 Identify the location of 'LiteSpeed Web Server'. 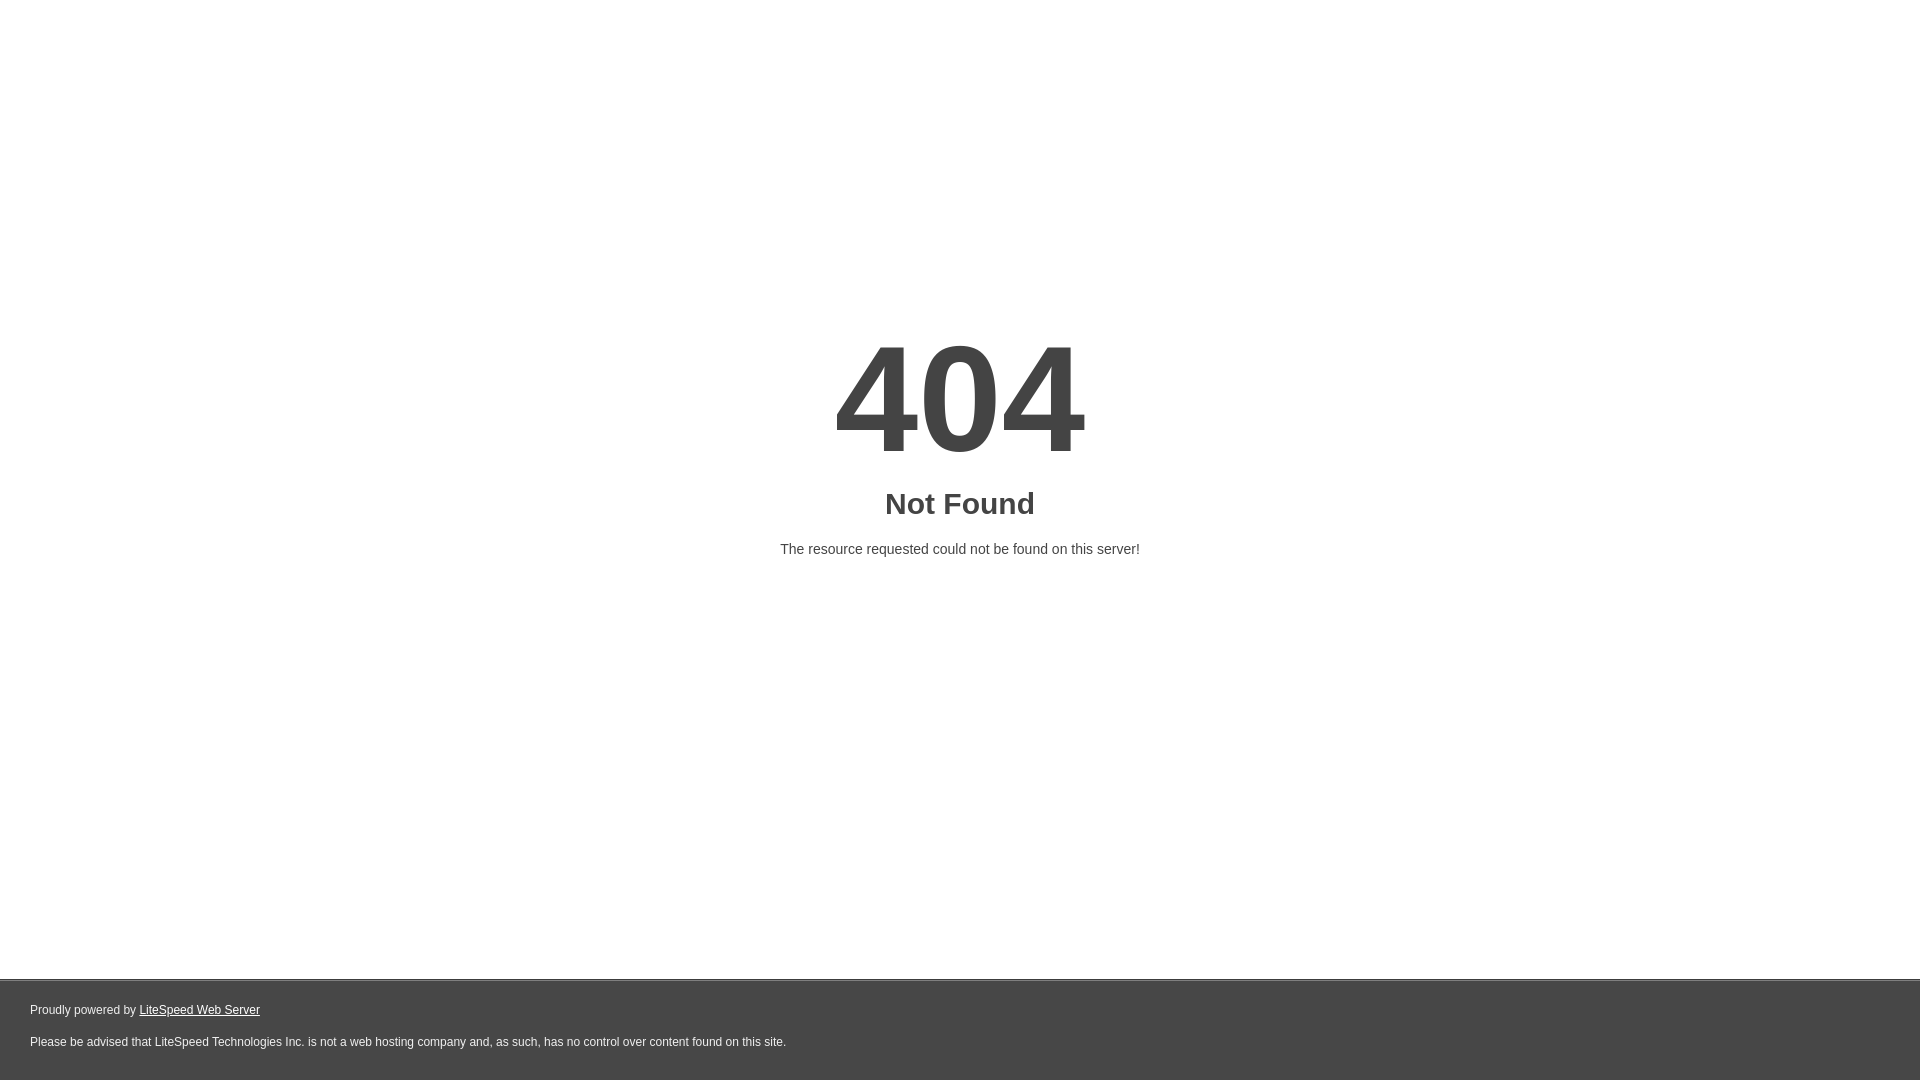
(199, 1010).